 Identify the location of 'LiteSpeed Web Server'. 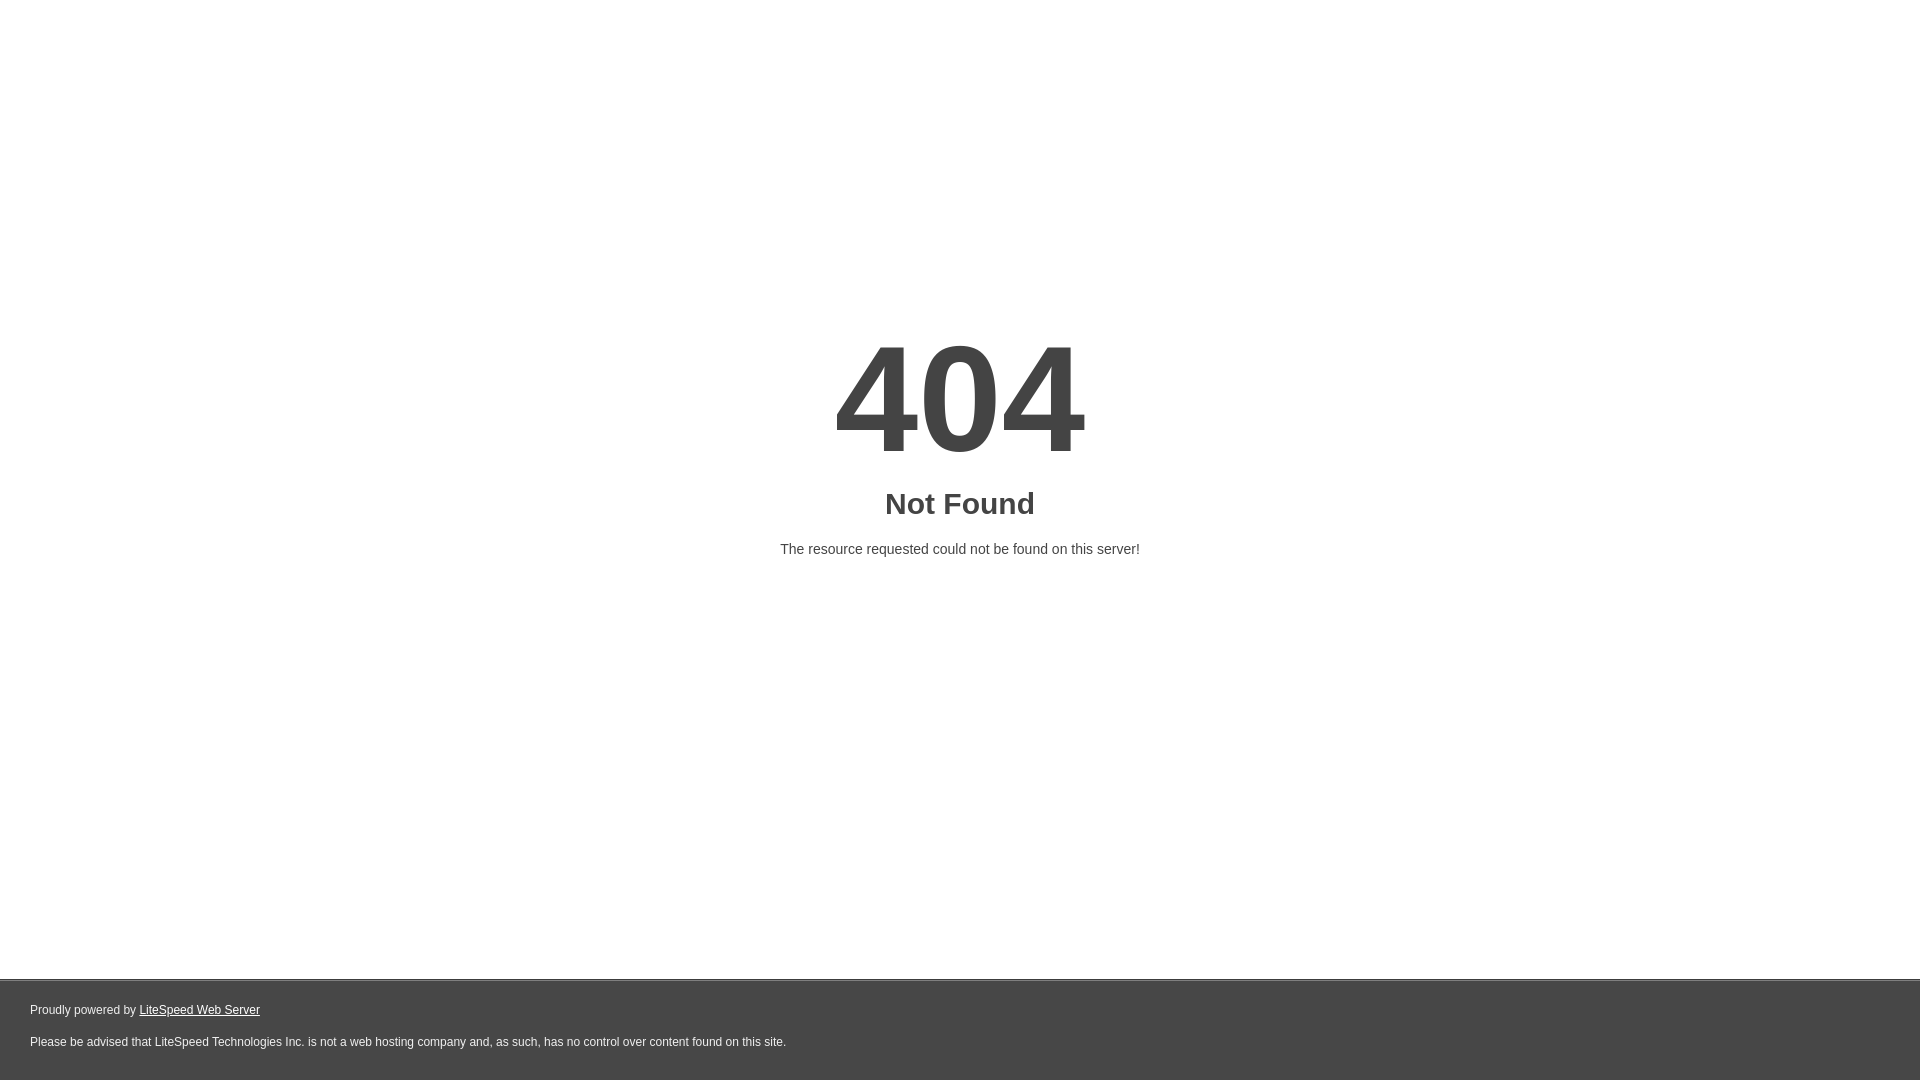
(199, 1010).